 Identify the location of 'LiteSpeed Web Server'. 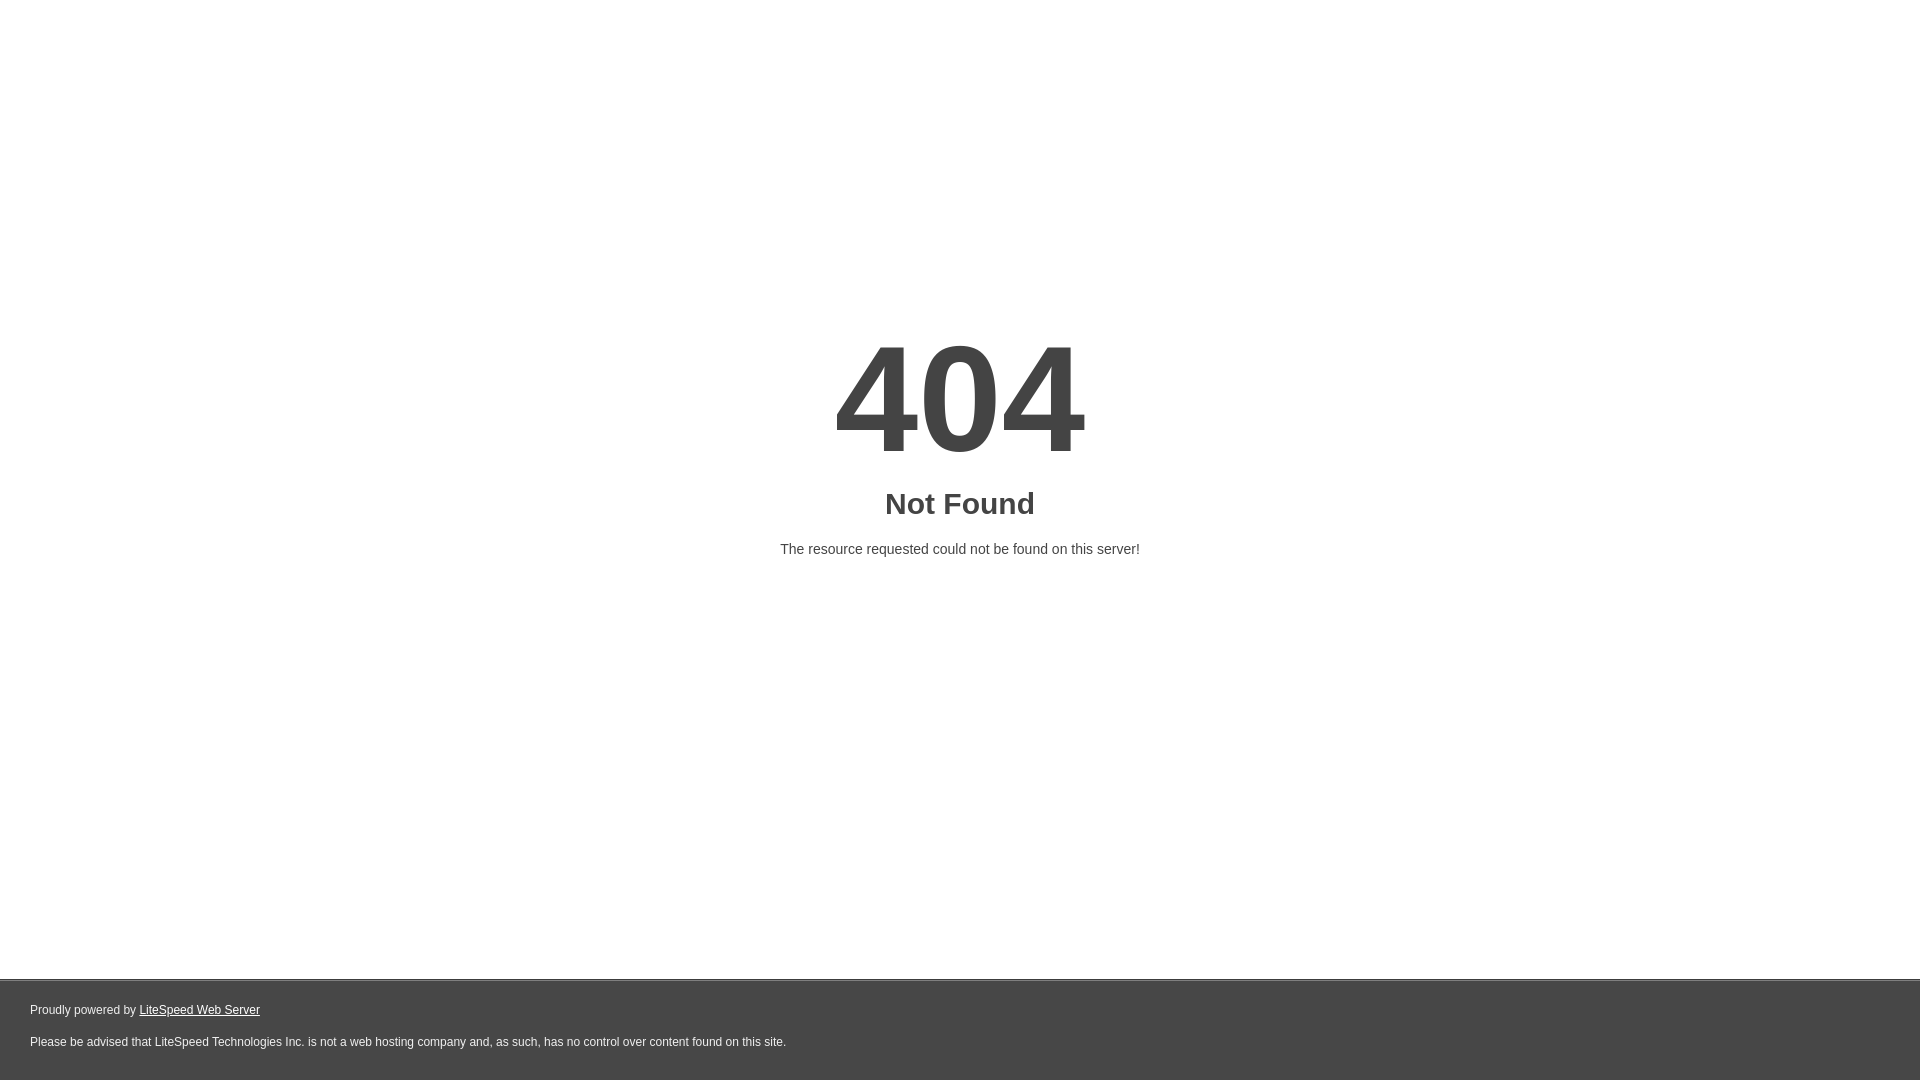
(199, 1010).